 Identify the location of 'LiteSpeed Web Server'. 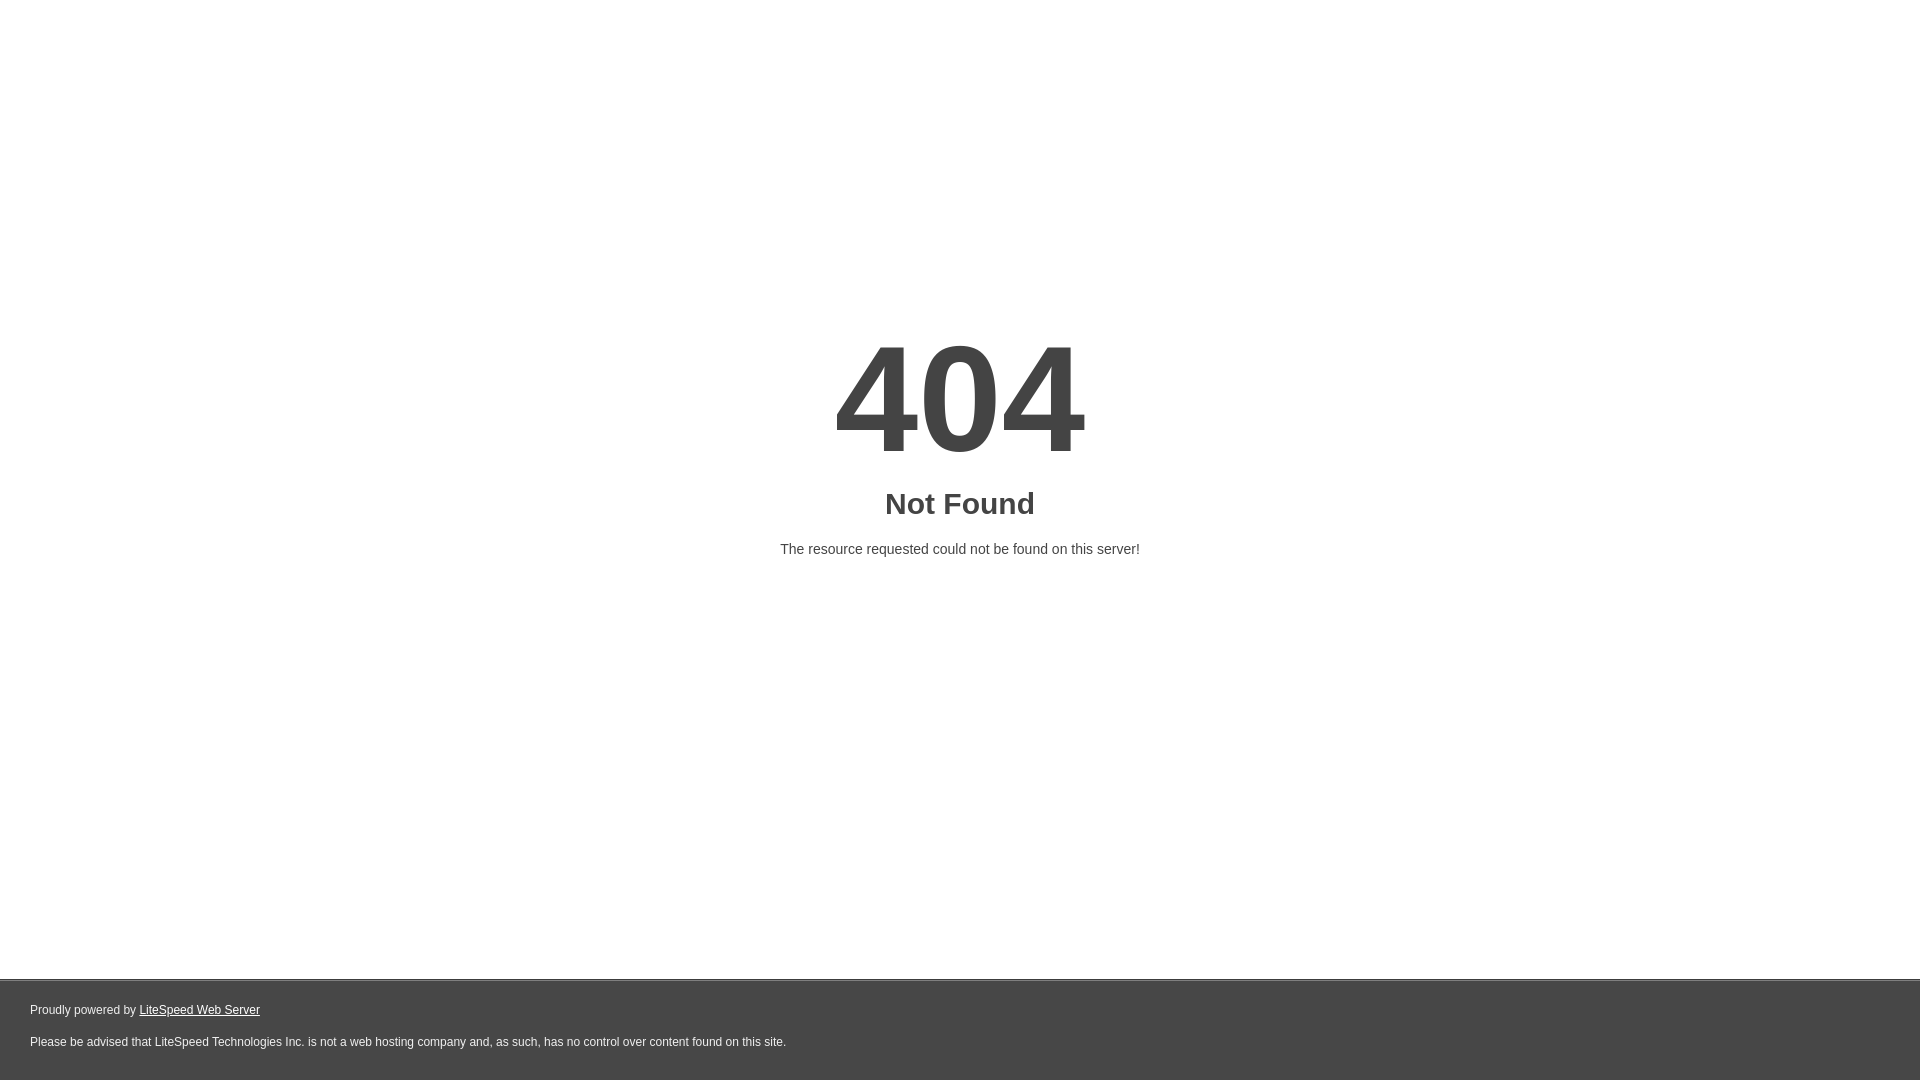
(199, 1010).